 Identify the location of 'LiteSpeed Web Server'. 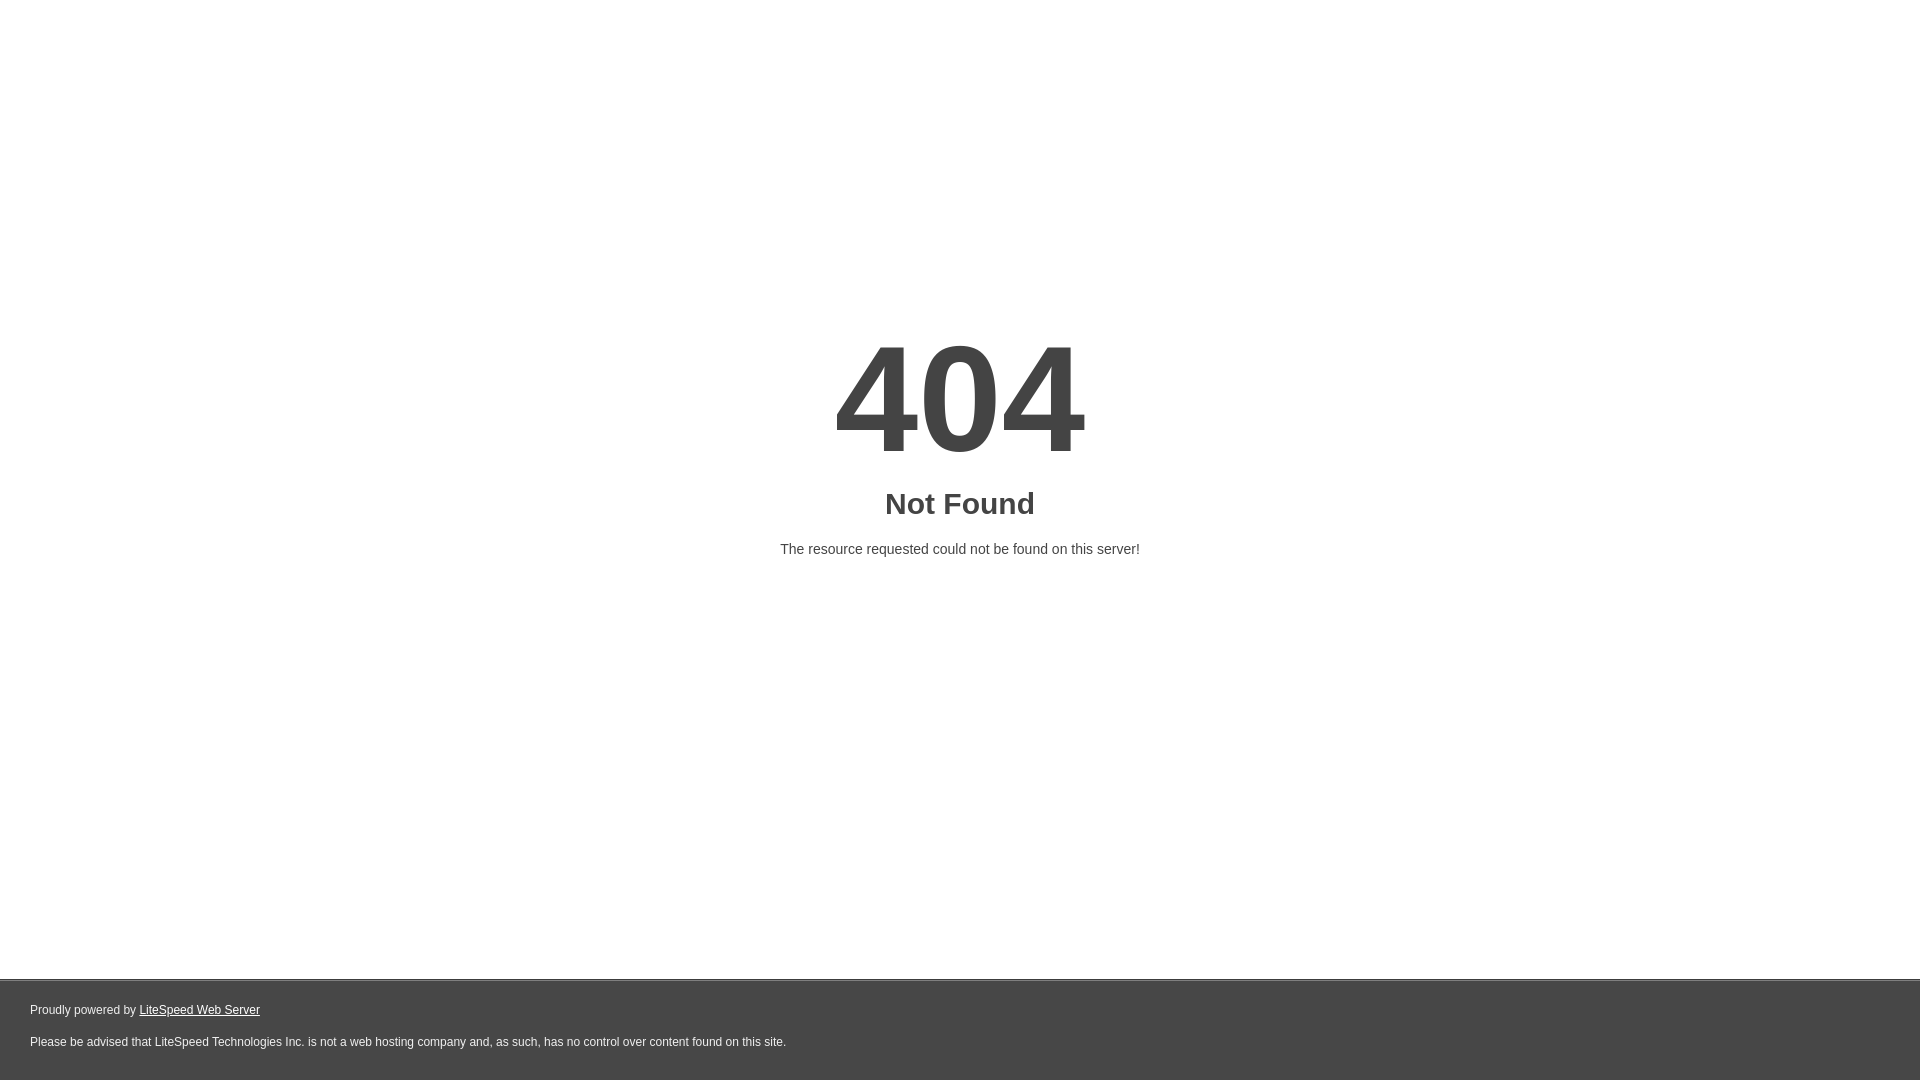
(199, 1010).